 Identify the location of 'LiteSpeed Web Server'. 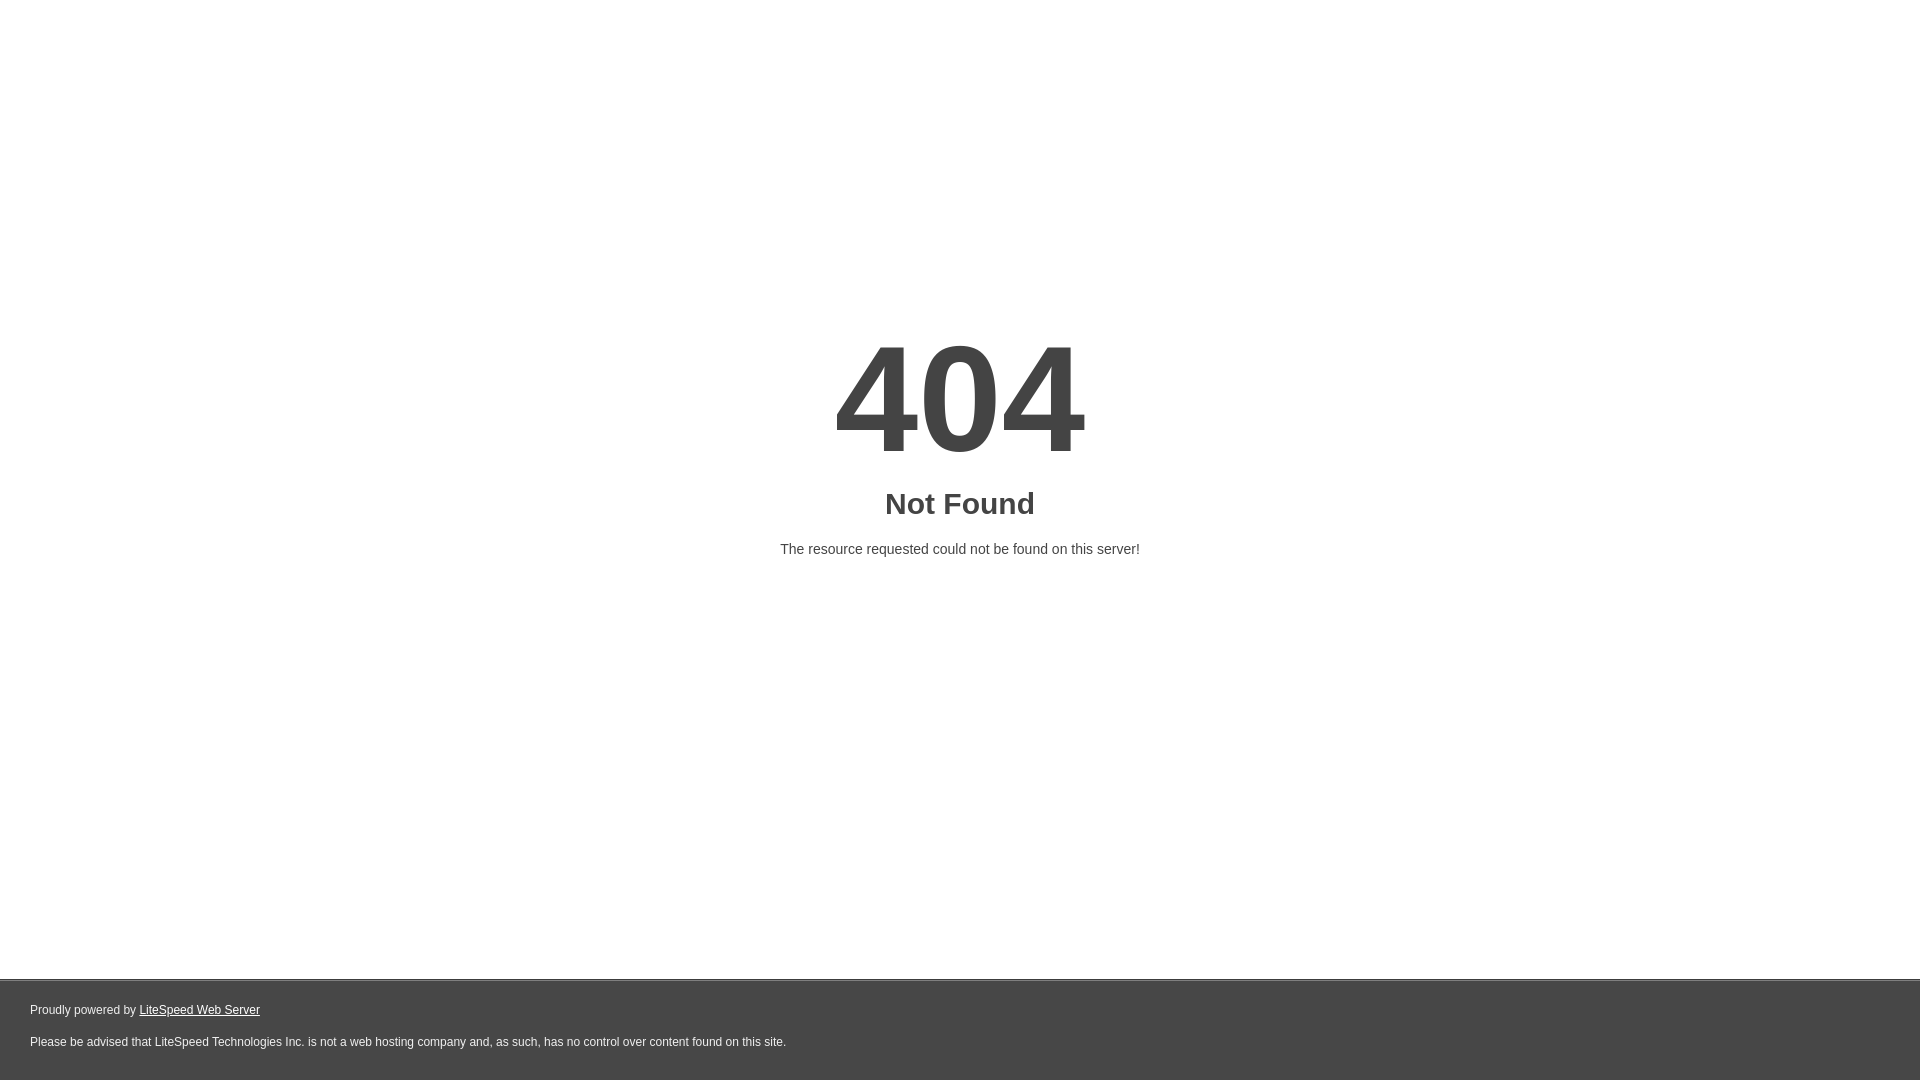
(199, 1010).